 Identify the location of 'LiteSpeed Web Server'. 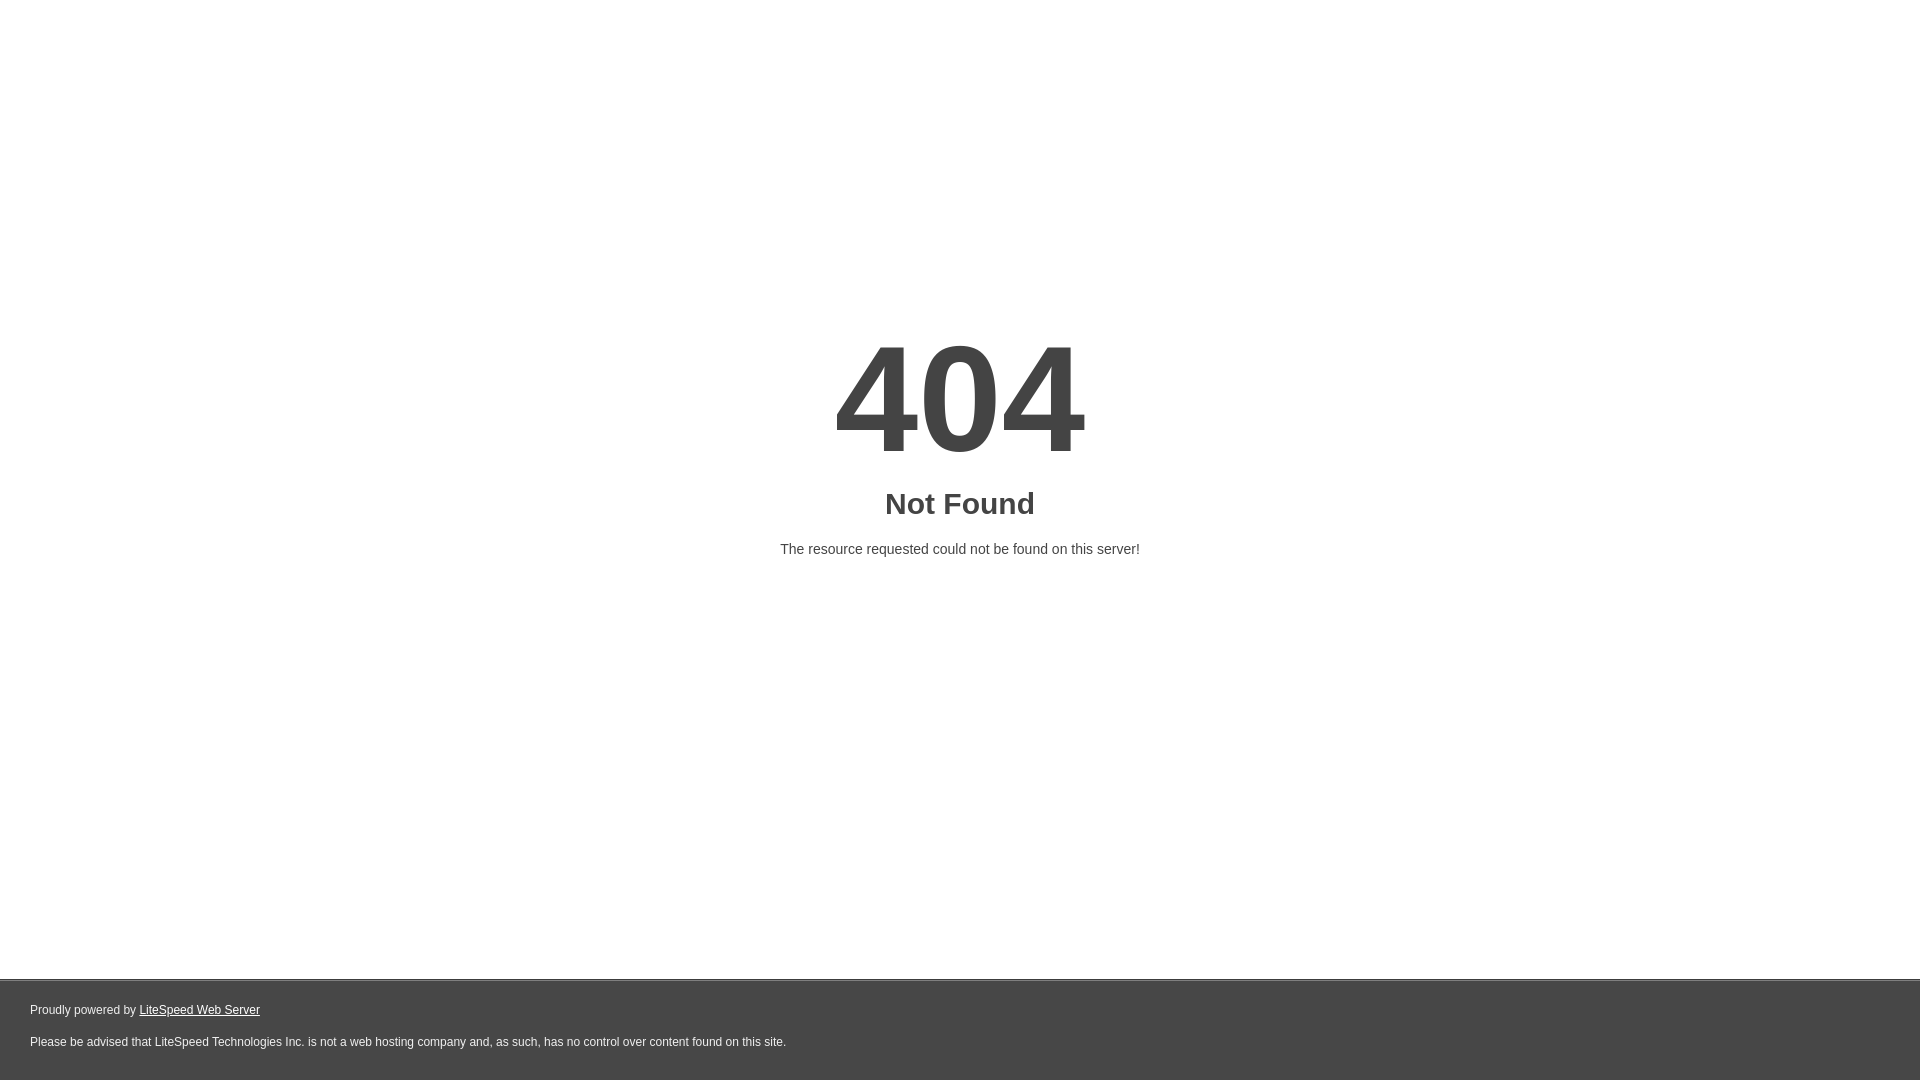
(199, 1010).